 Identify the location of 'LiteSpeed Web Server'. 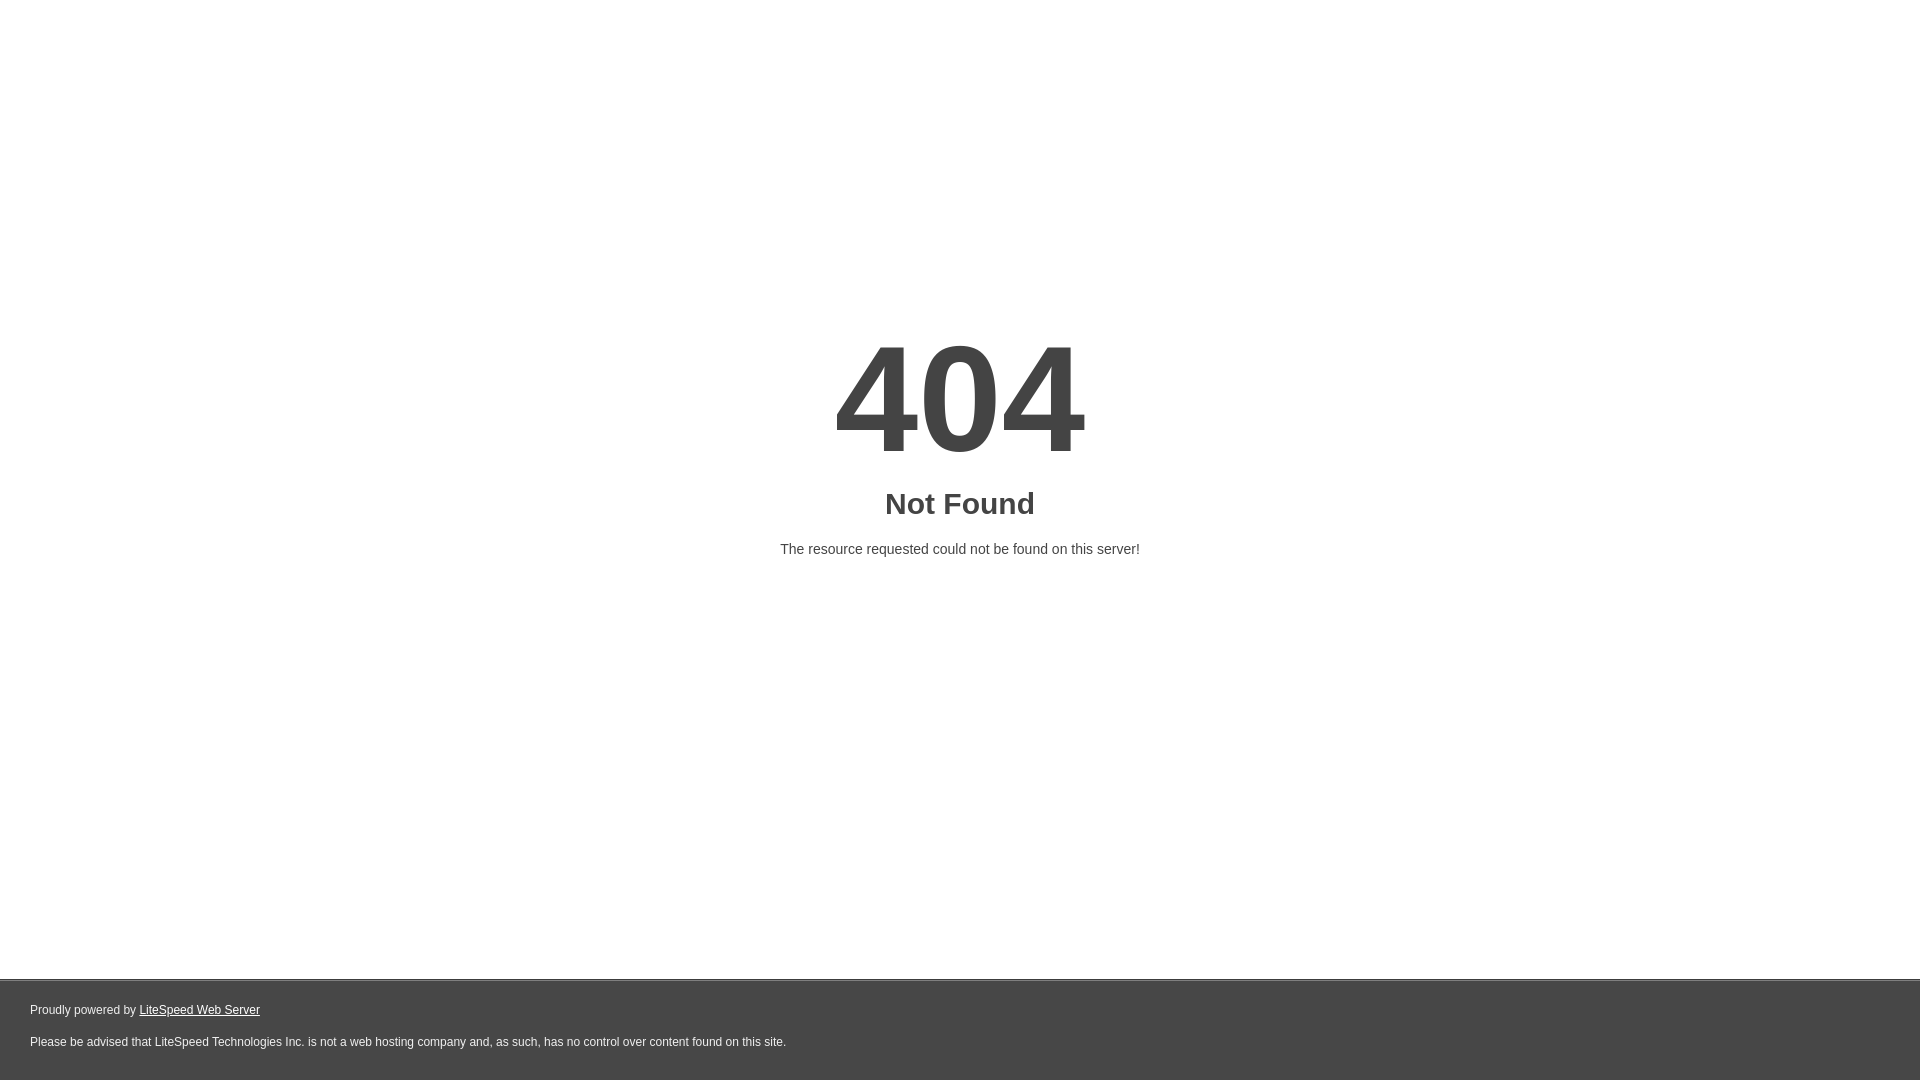
(199, 1010).